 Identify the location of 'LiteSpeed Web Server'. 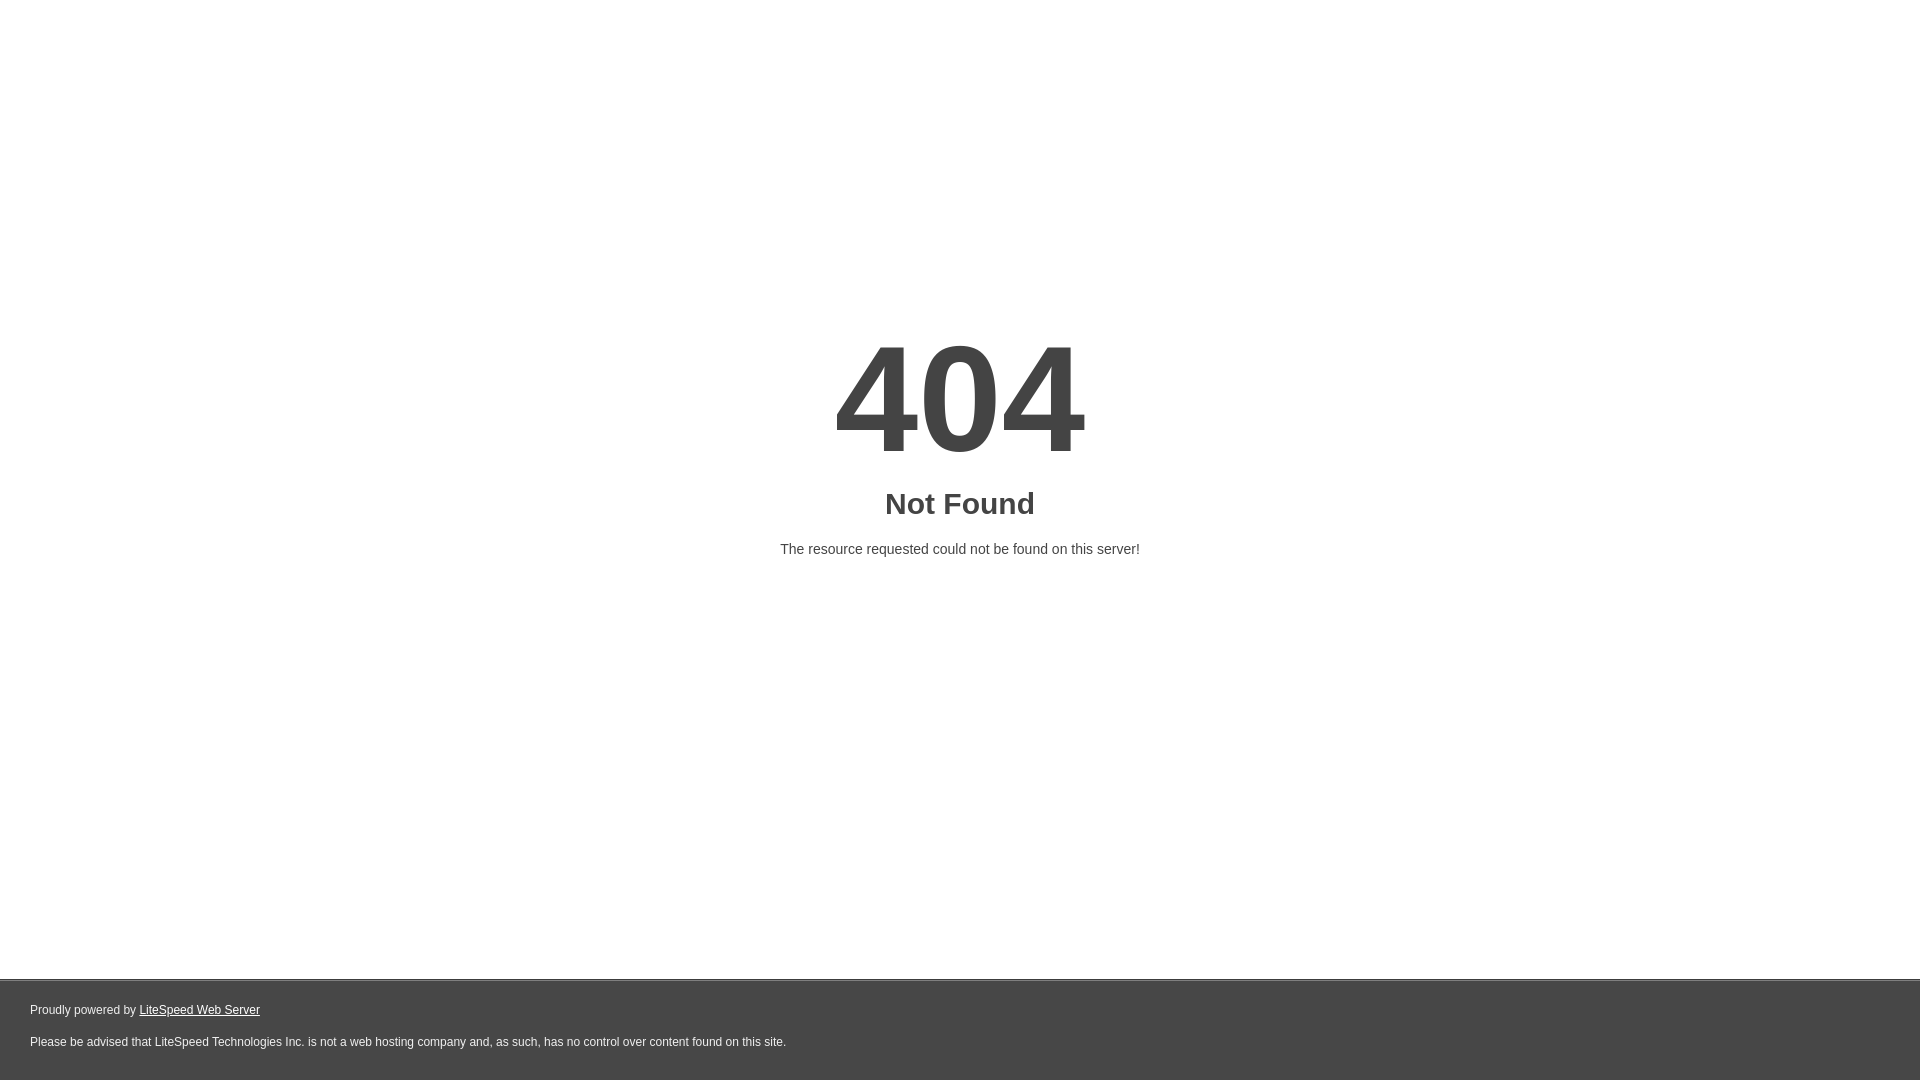
(199, 1010).